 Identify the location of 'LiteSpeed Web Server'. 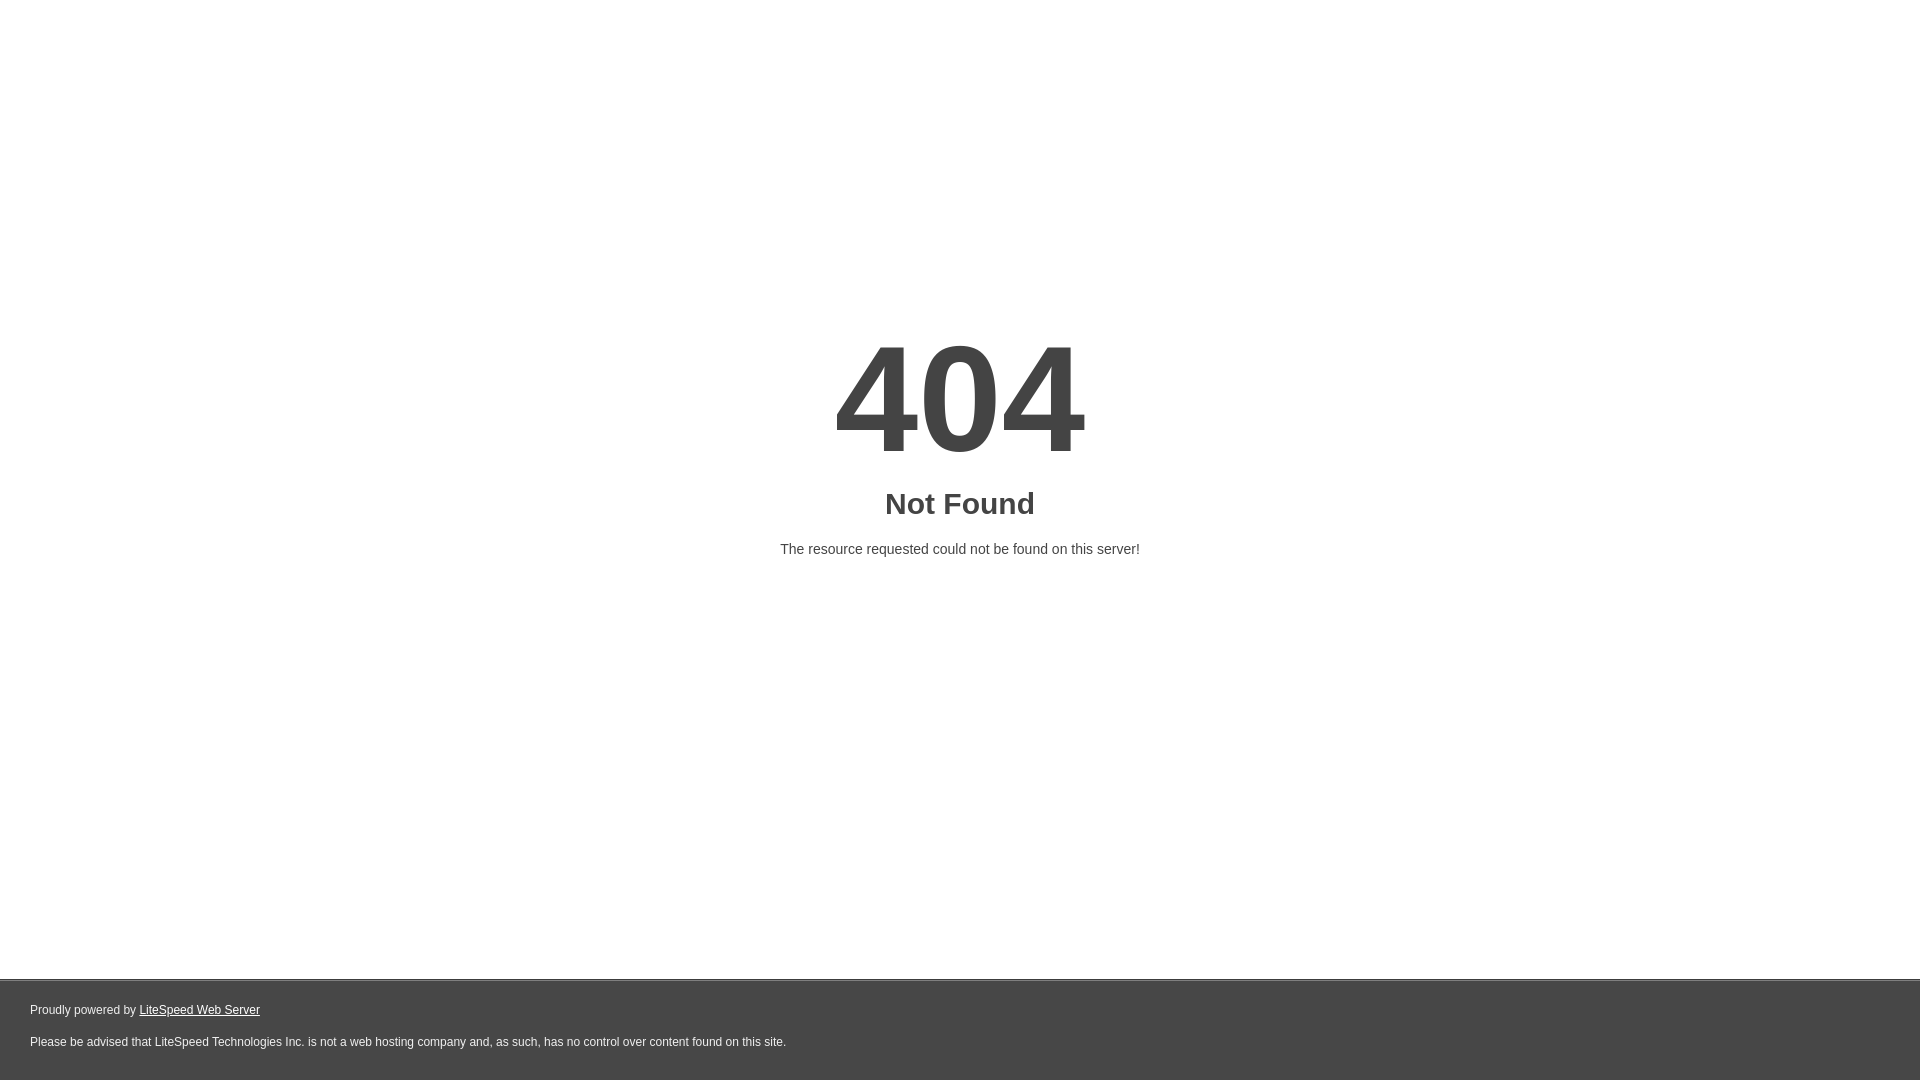
(199, 1010).